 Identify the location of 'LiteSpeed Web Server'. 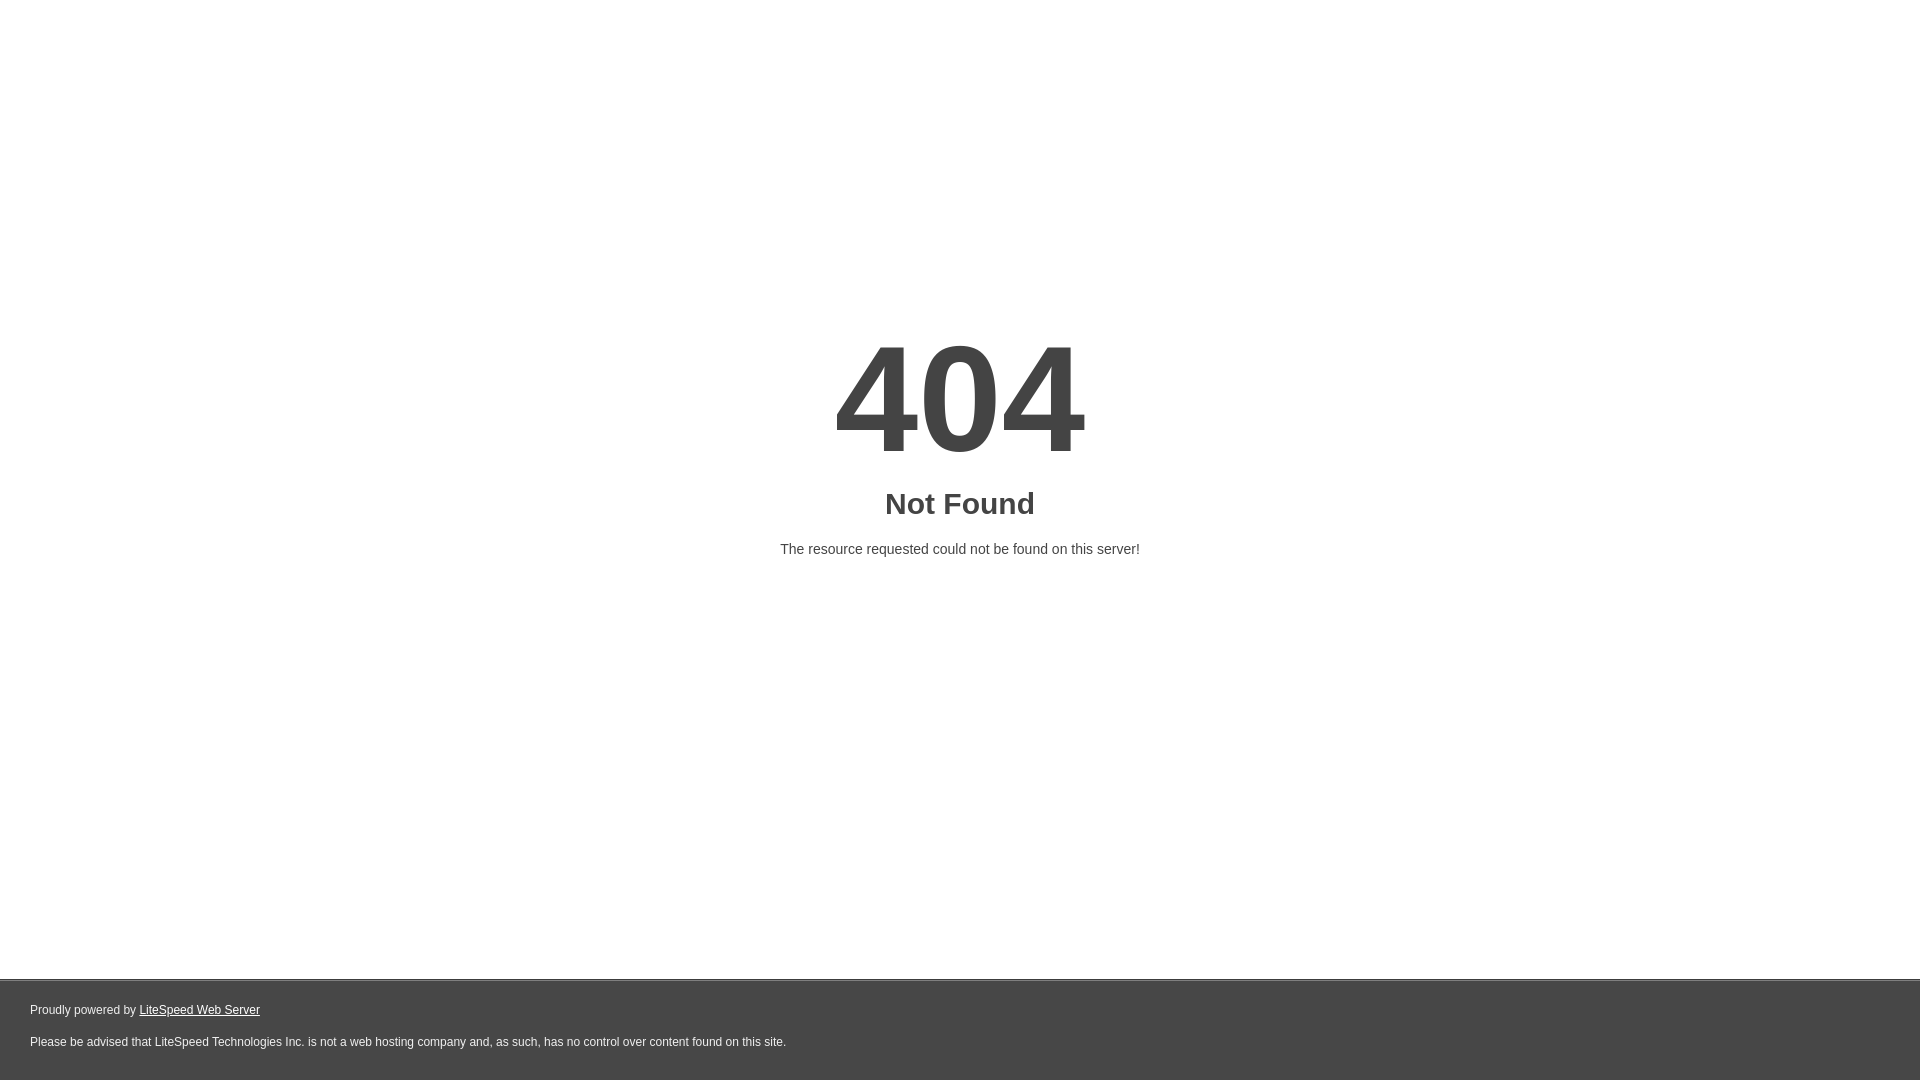
(199, 1010).